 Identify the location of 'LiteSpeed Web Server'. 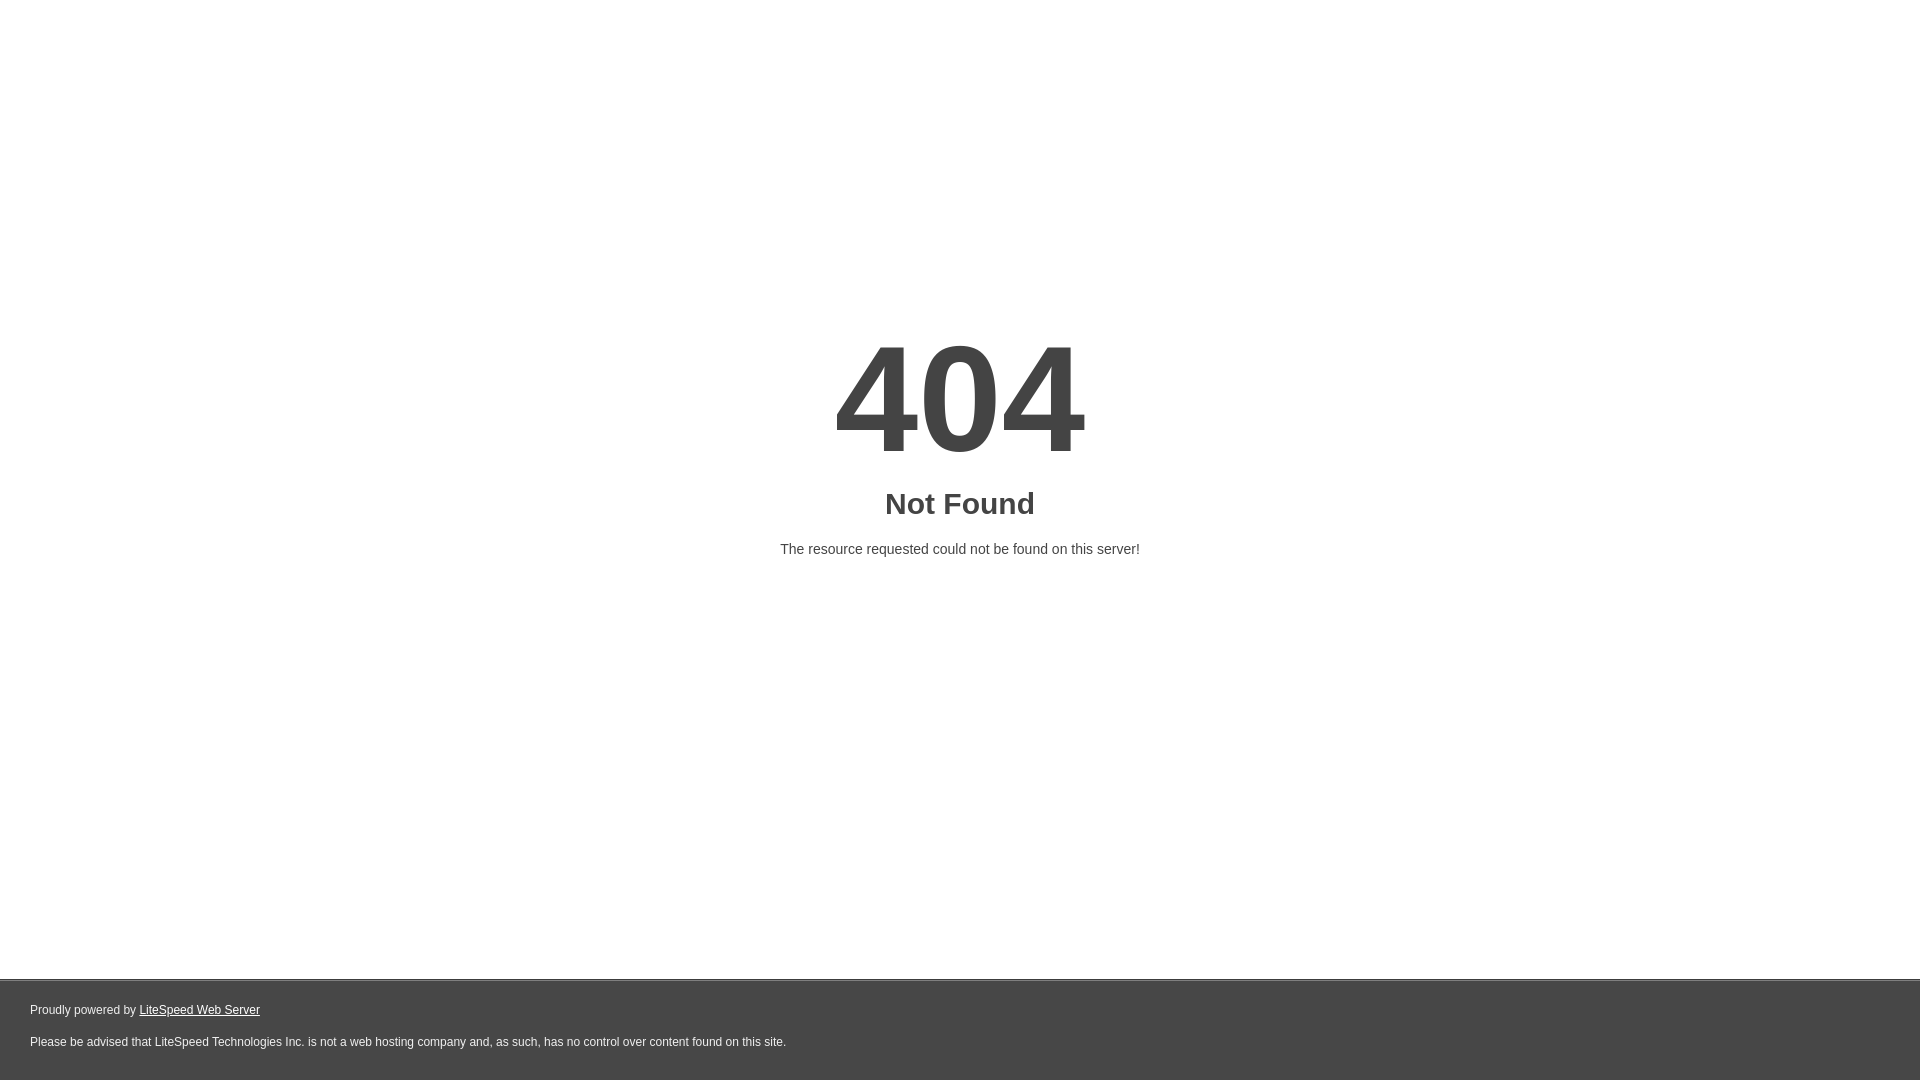
(199, 1010).